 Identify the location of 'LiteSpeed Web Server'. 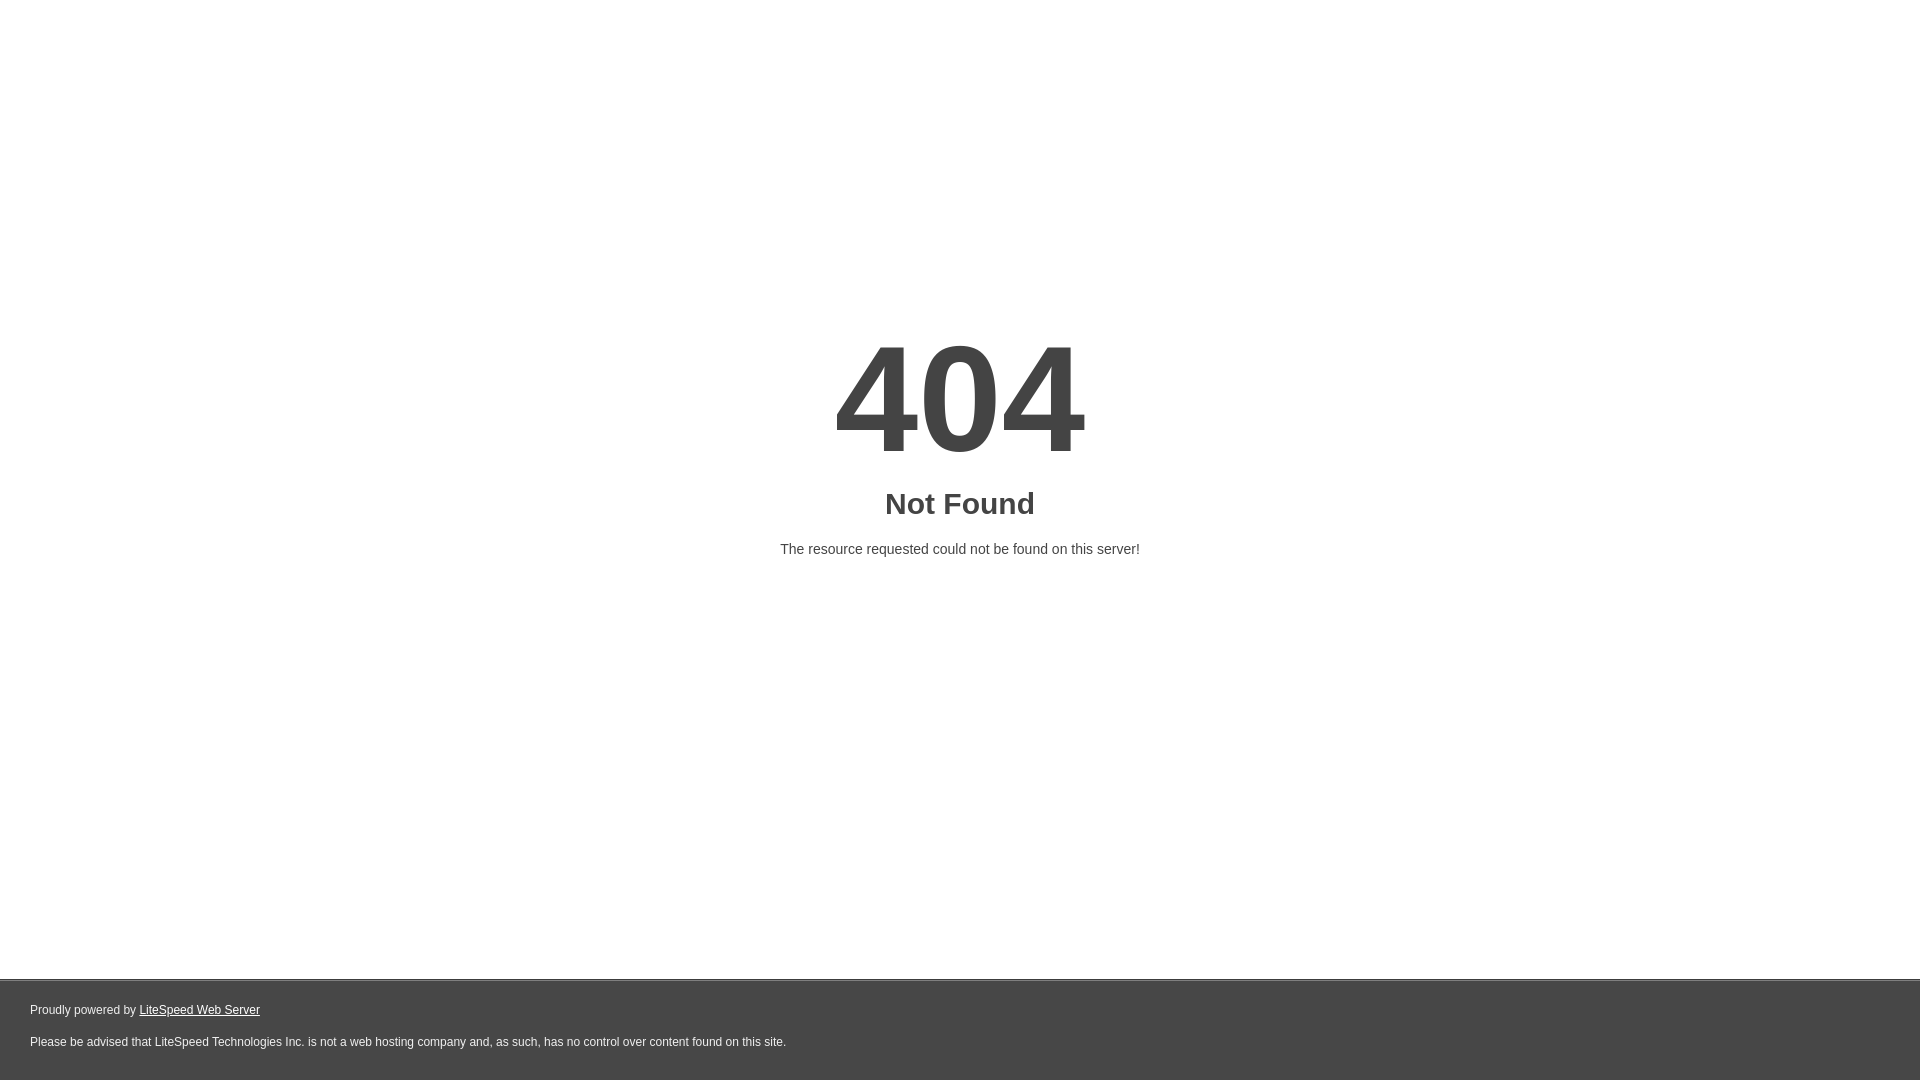
(199, 1010).